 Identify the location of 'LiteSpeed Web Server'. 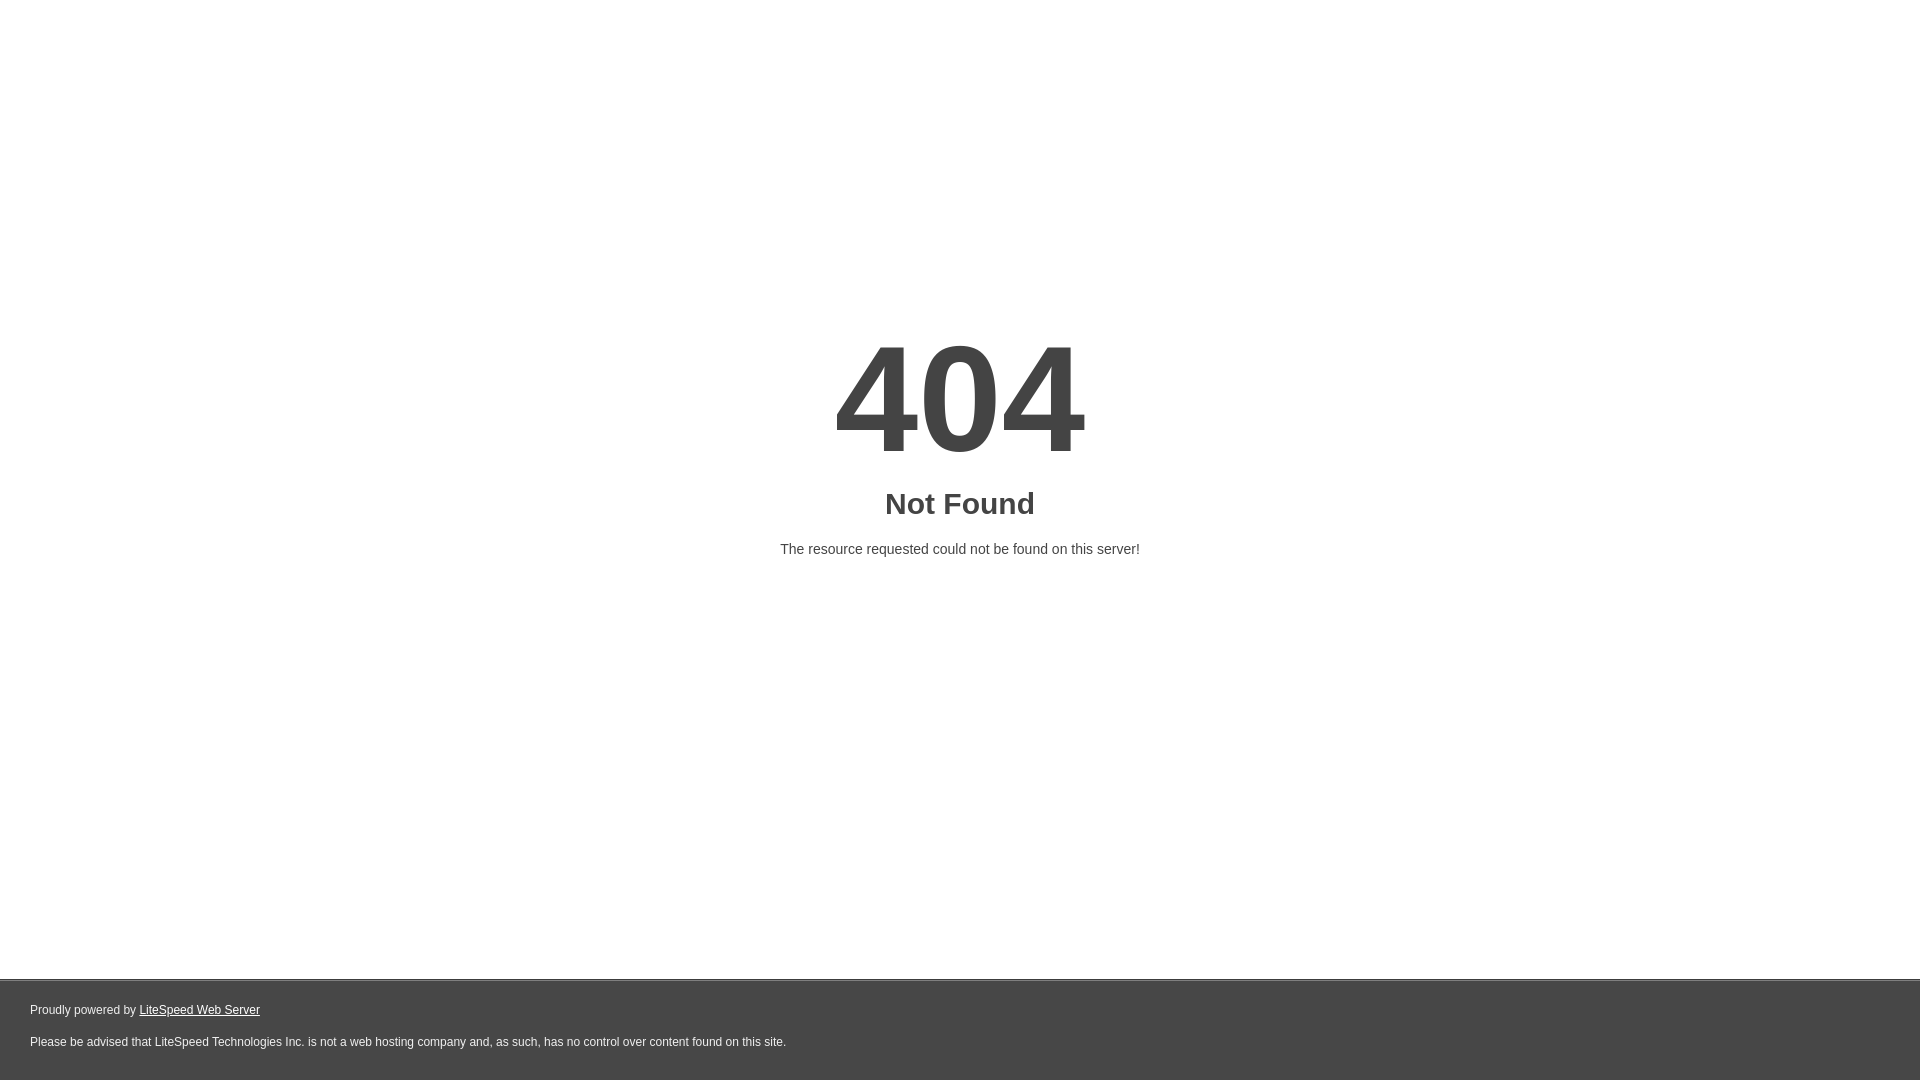
(199, 1010).